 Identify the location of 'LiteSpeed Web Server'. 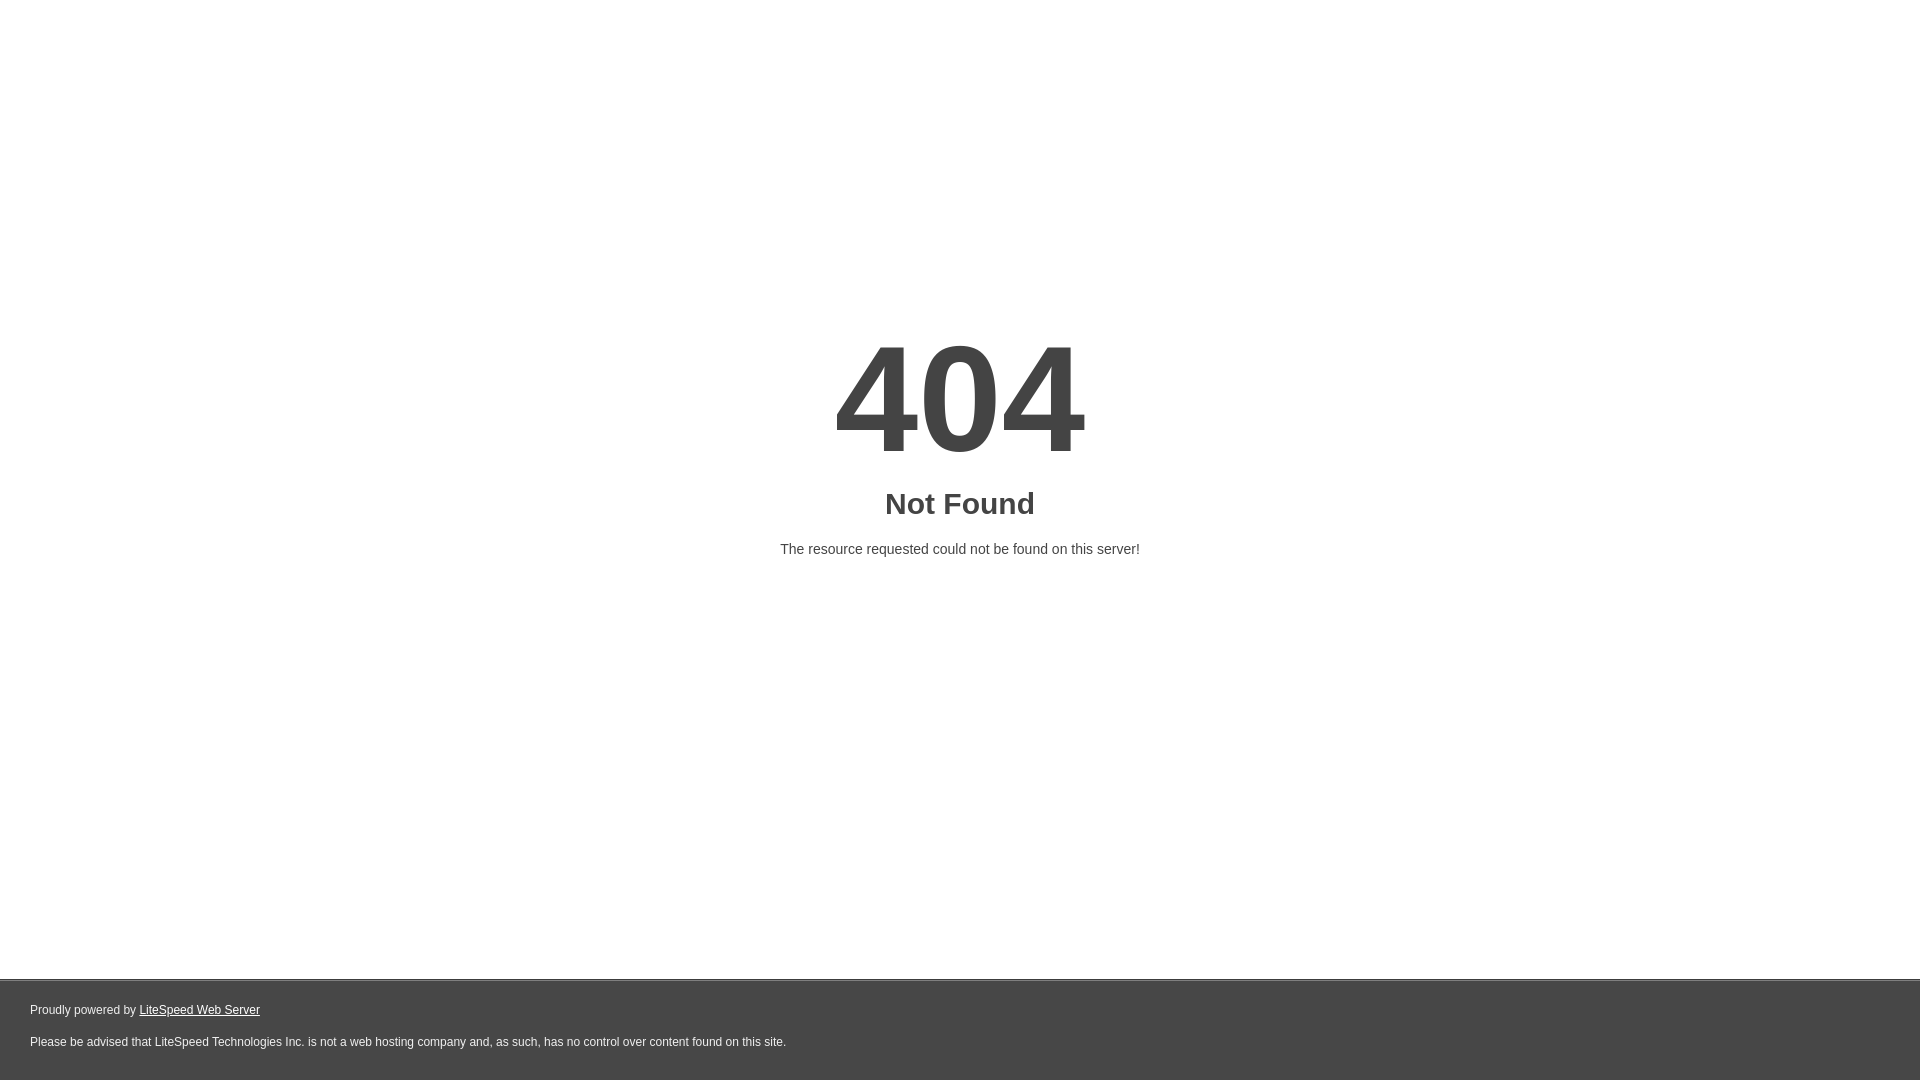
(199, 1010).